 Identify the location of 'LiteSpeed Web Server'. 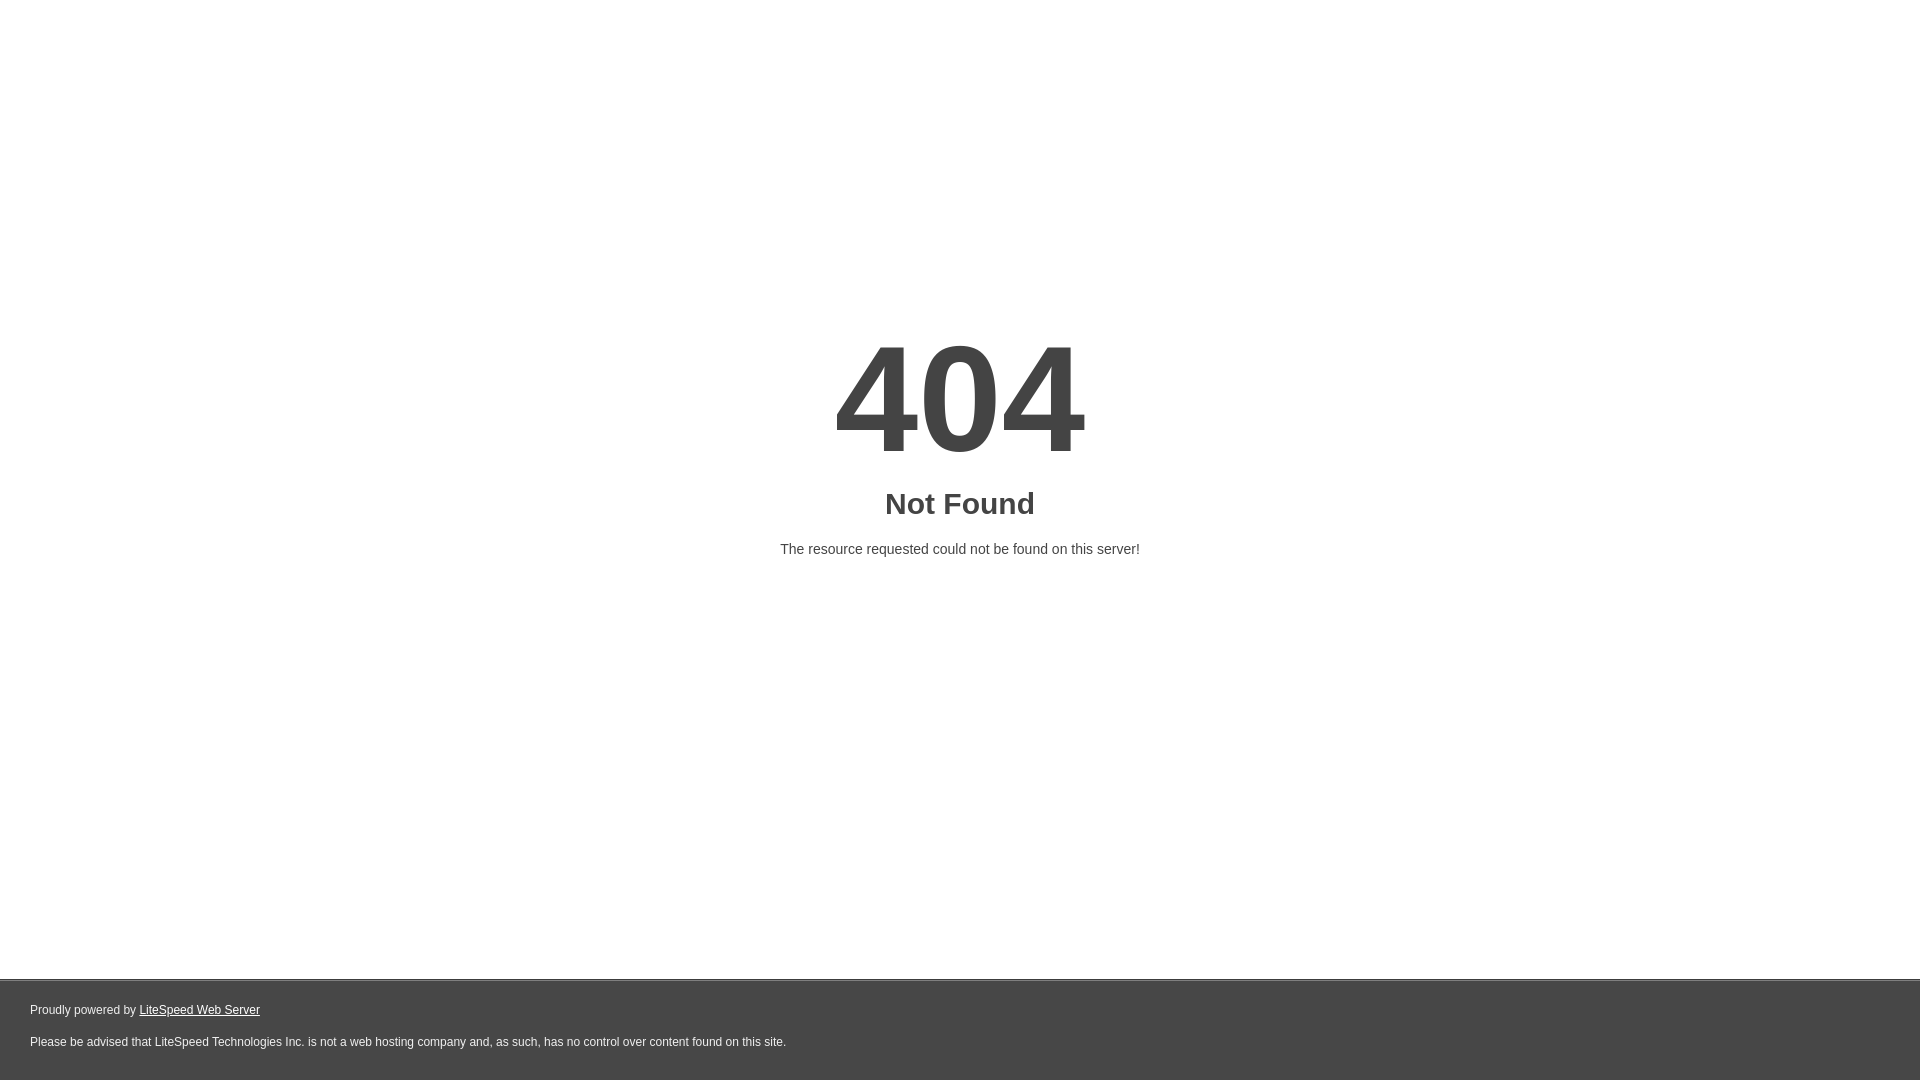
(199, 1010).